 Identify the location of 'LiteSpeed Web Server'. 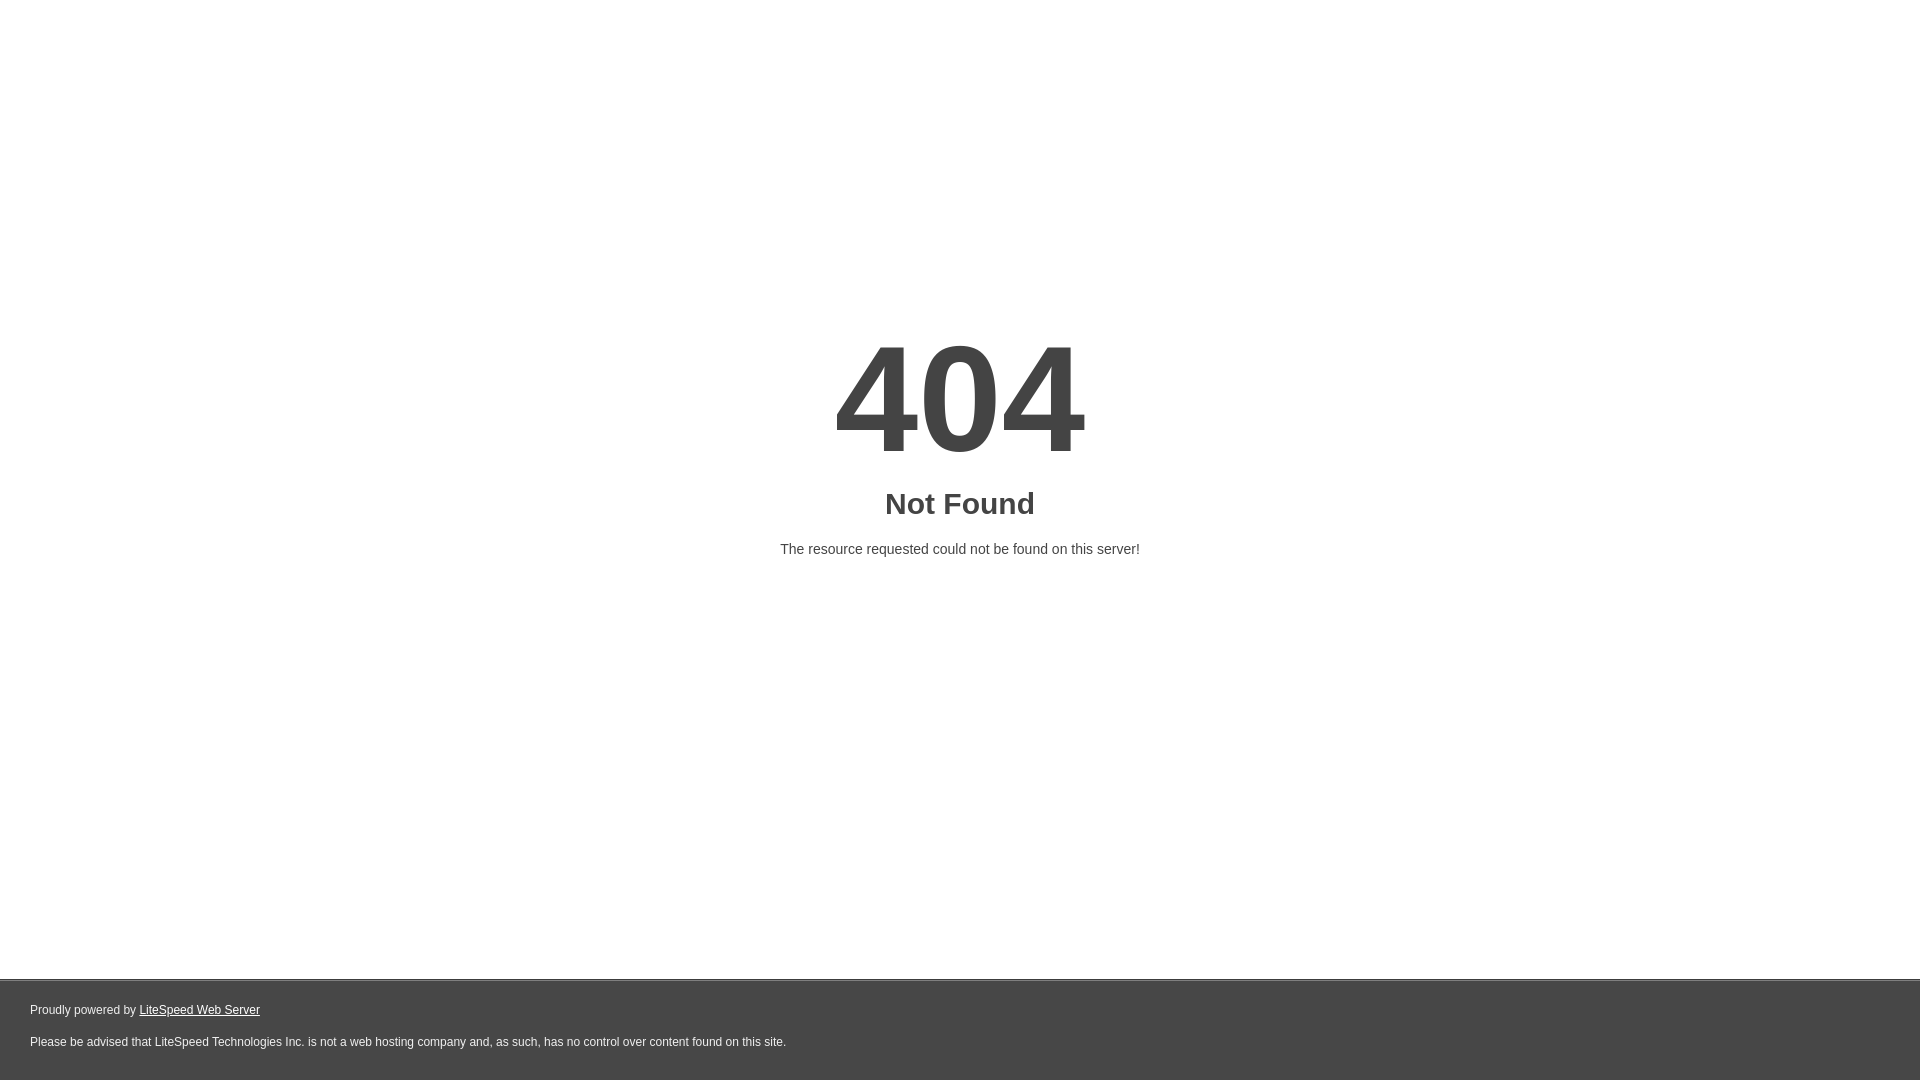
(199, 1010).